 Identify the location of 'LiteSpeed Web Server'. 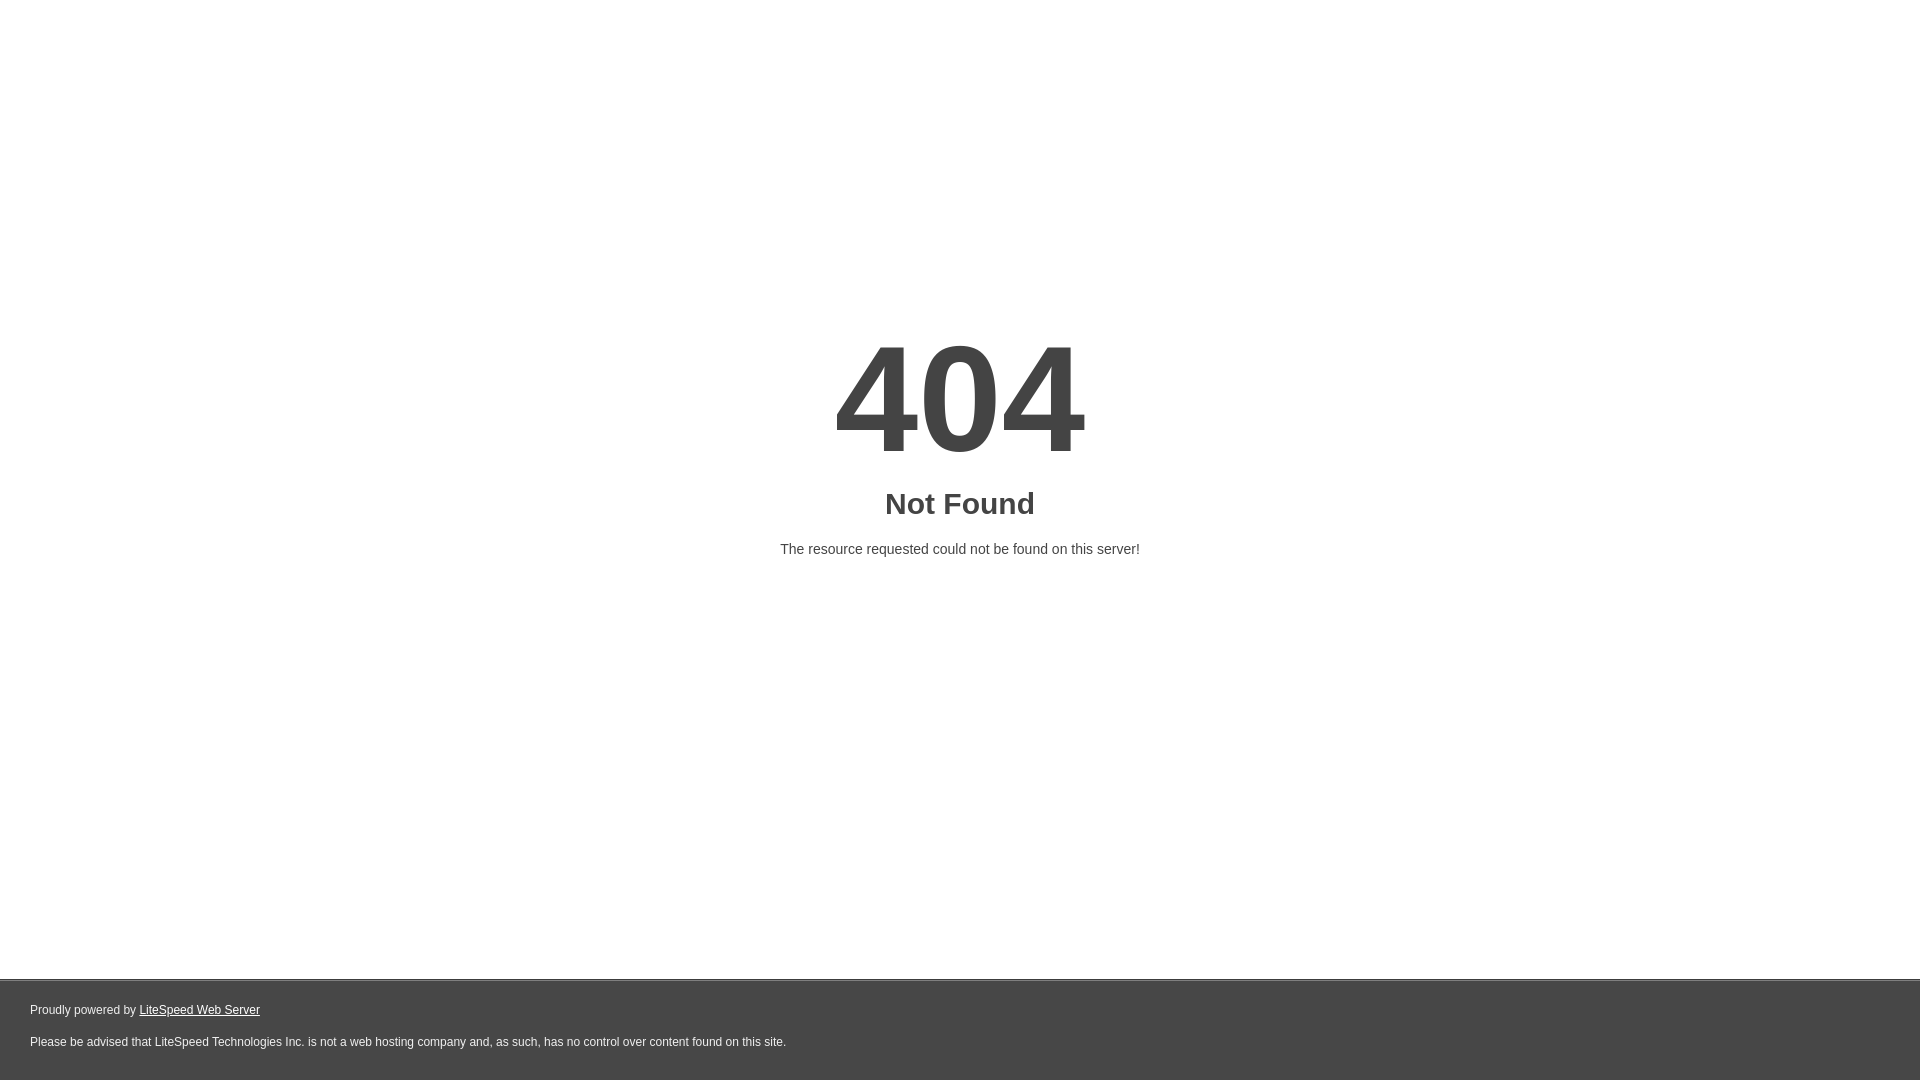
(199, 1010).